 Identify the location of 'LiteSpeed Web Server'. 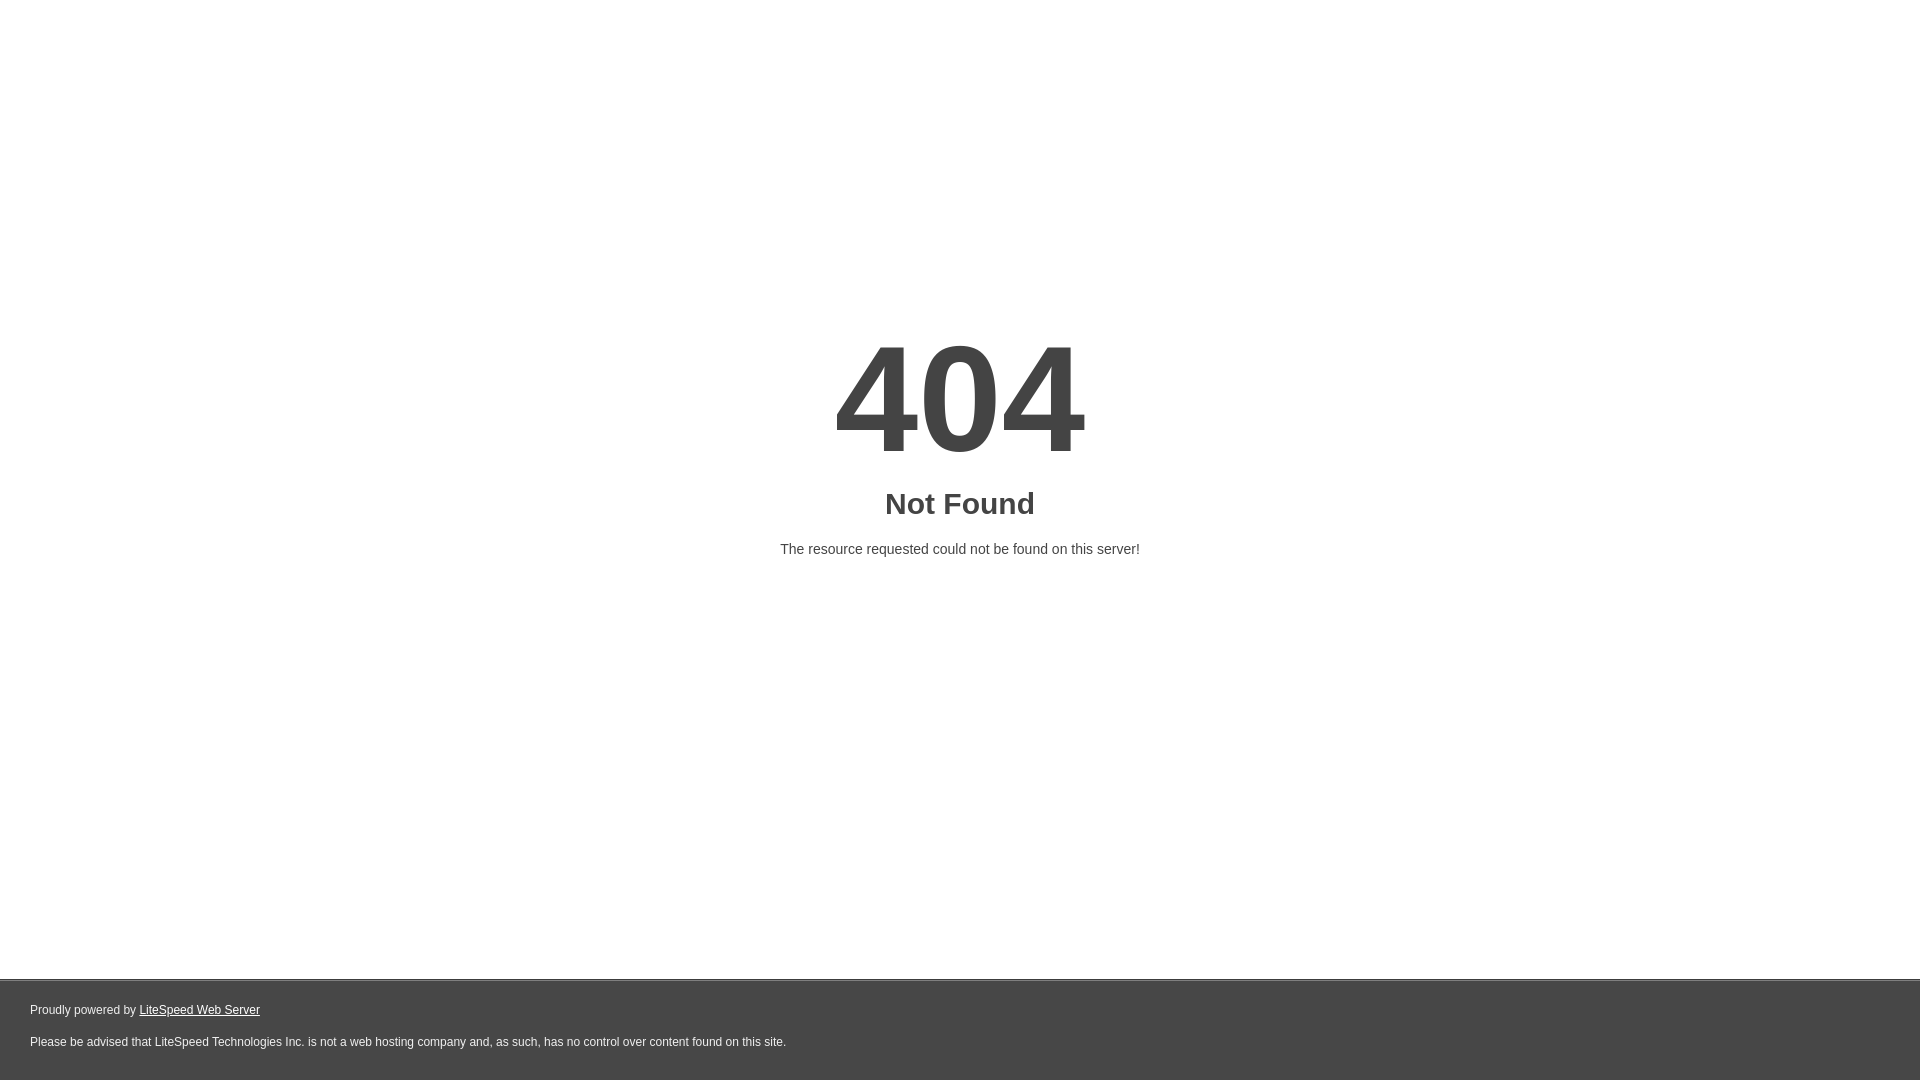
(199, 1010).